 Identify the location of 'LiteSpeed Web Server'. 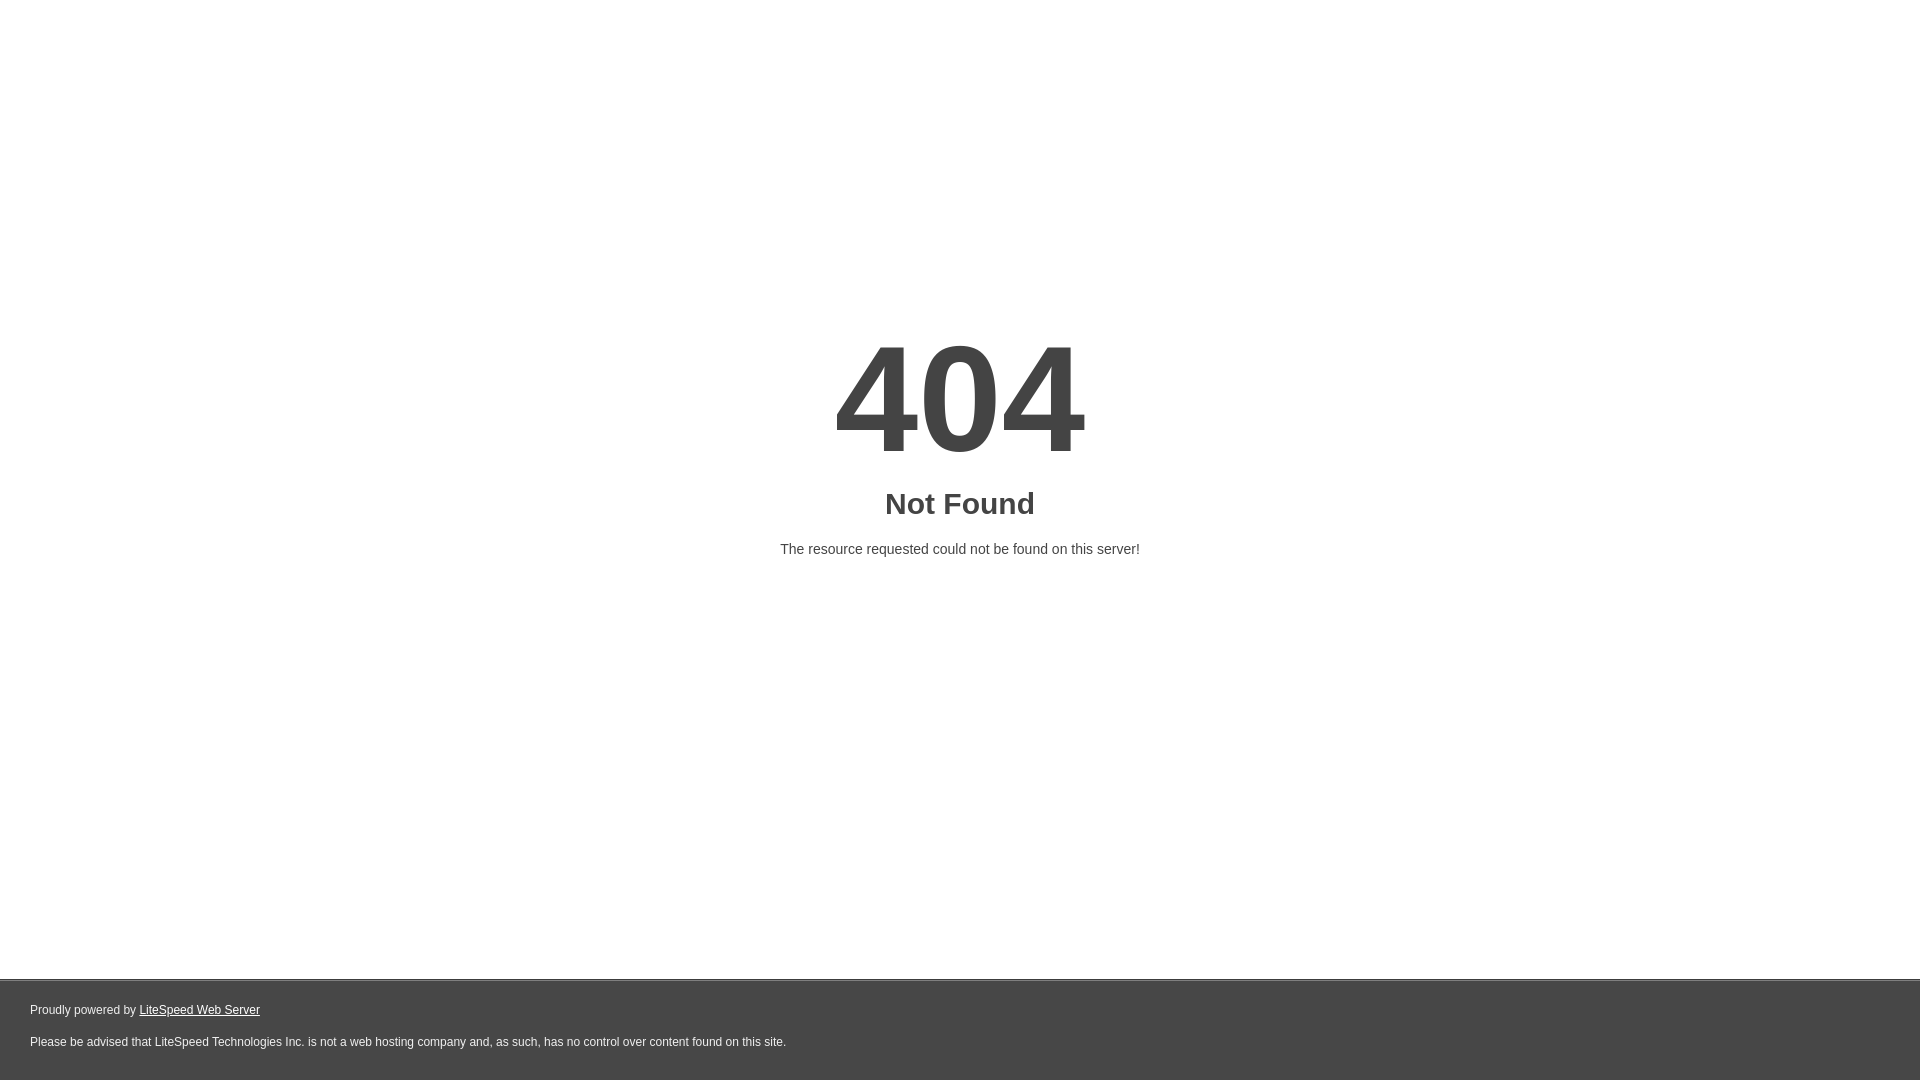
(199, 1010).